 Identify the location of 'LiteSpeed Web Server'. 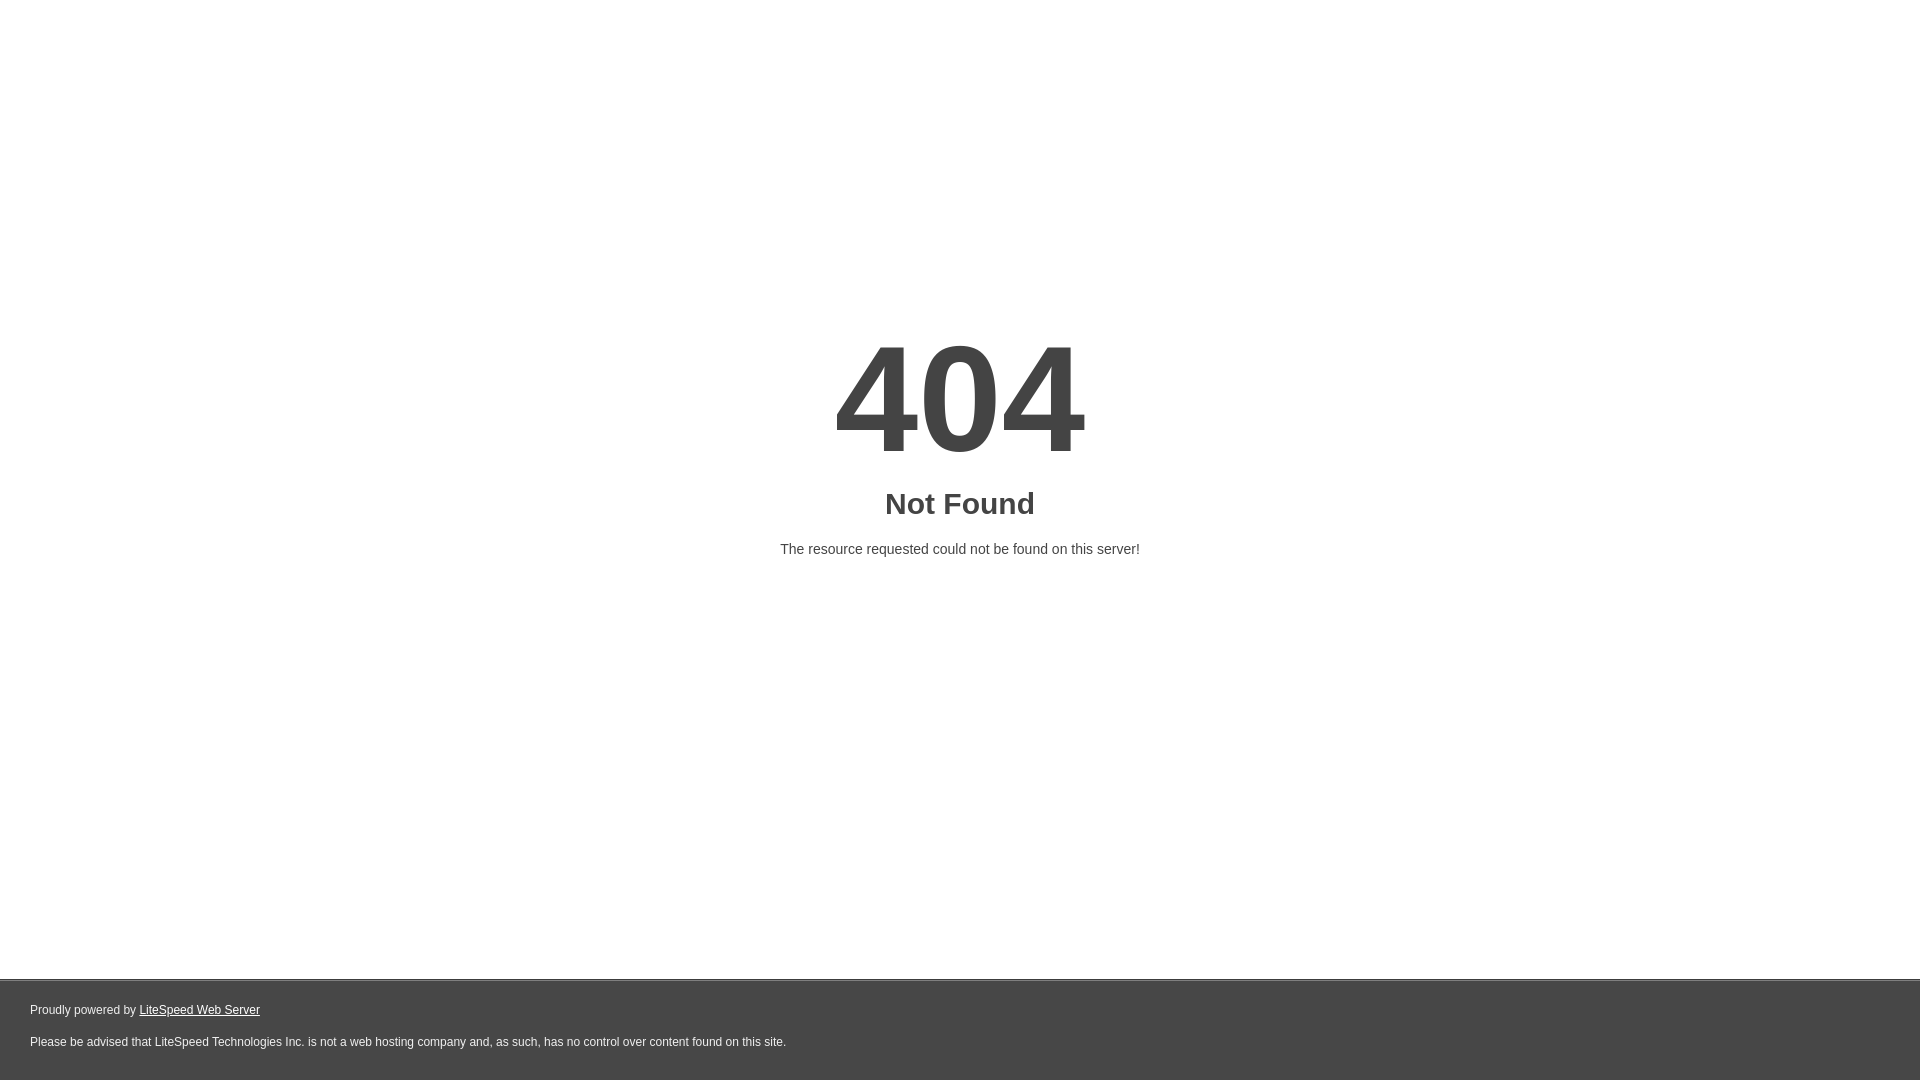
(199, 1010).